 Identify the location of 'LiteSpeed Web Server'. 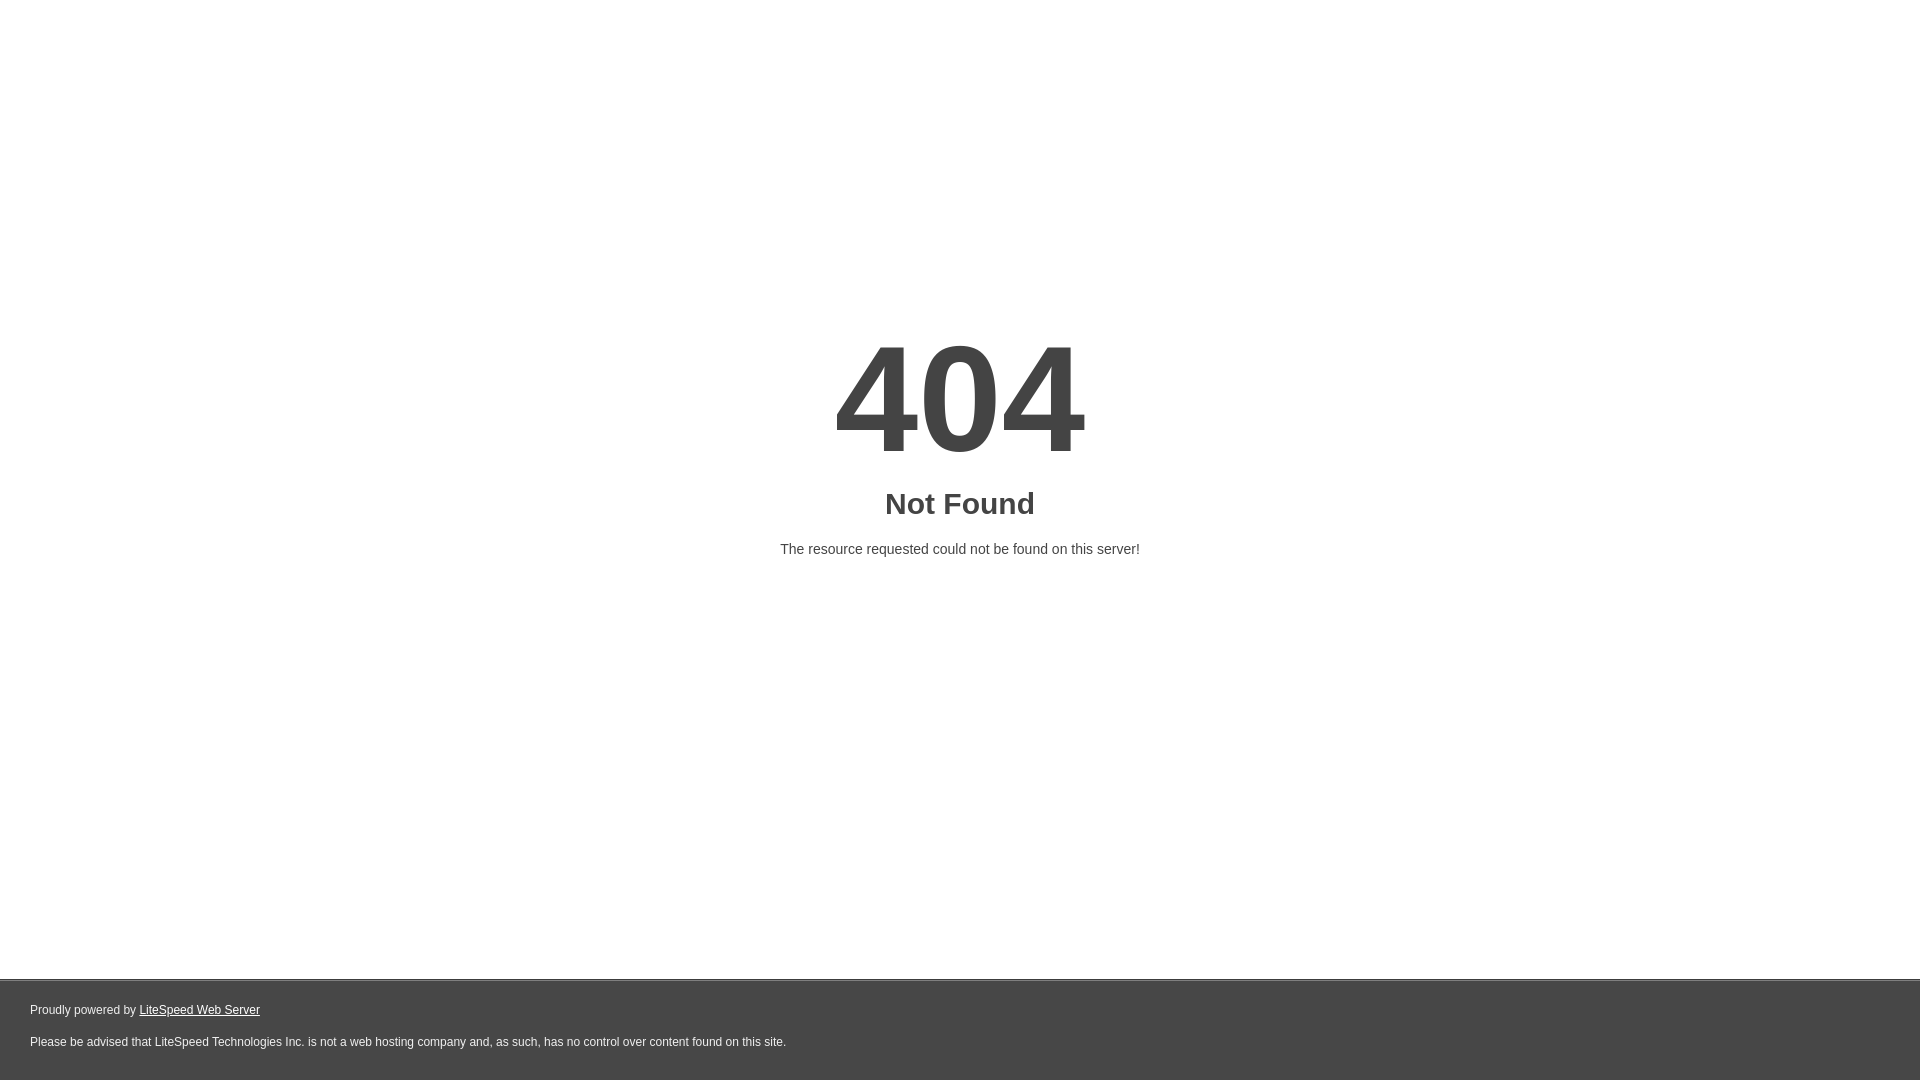
(199, 1010).